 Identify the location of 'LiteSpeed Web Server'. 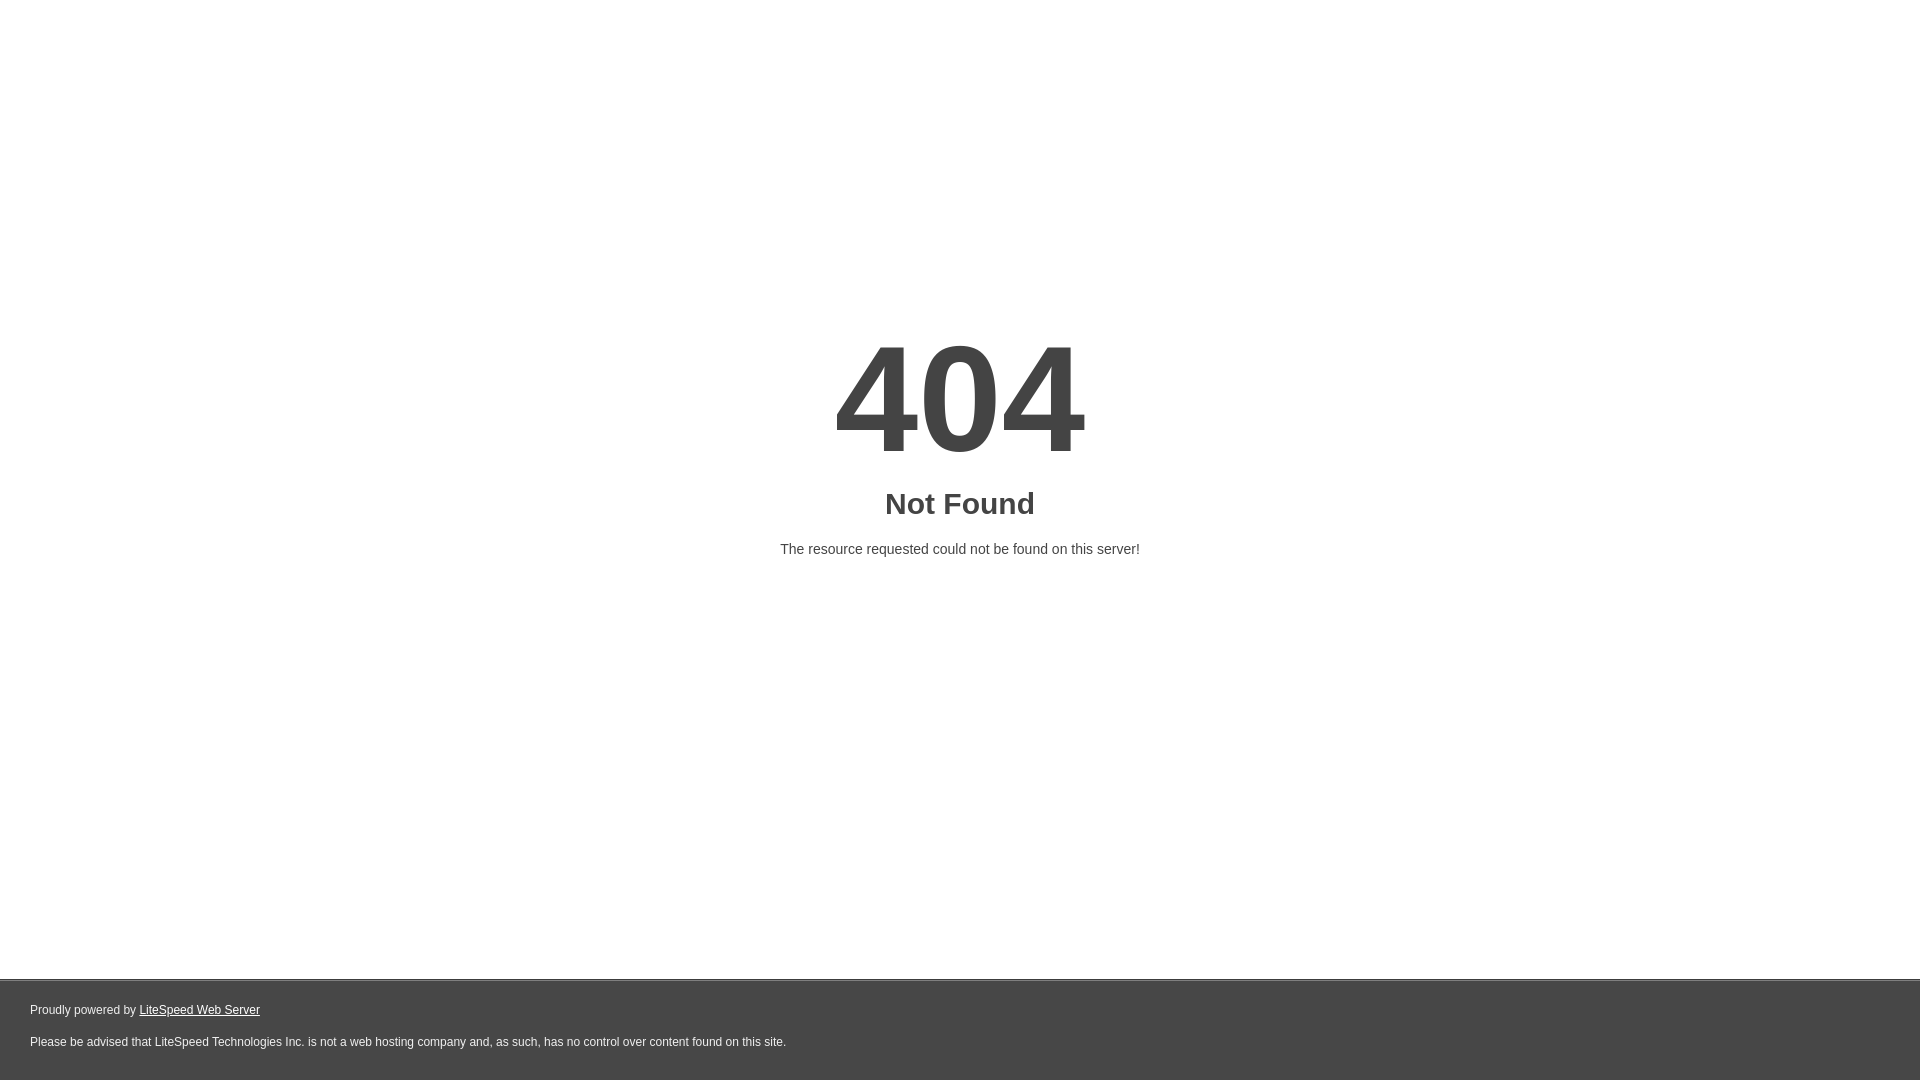
(199, 1010).